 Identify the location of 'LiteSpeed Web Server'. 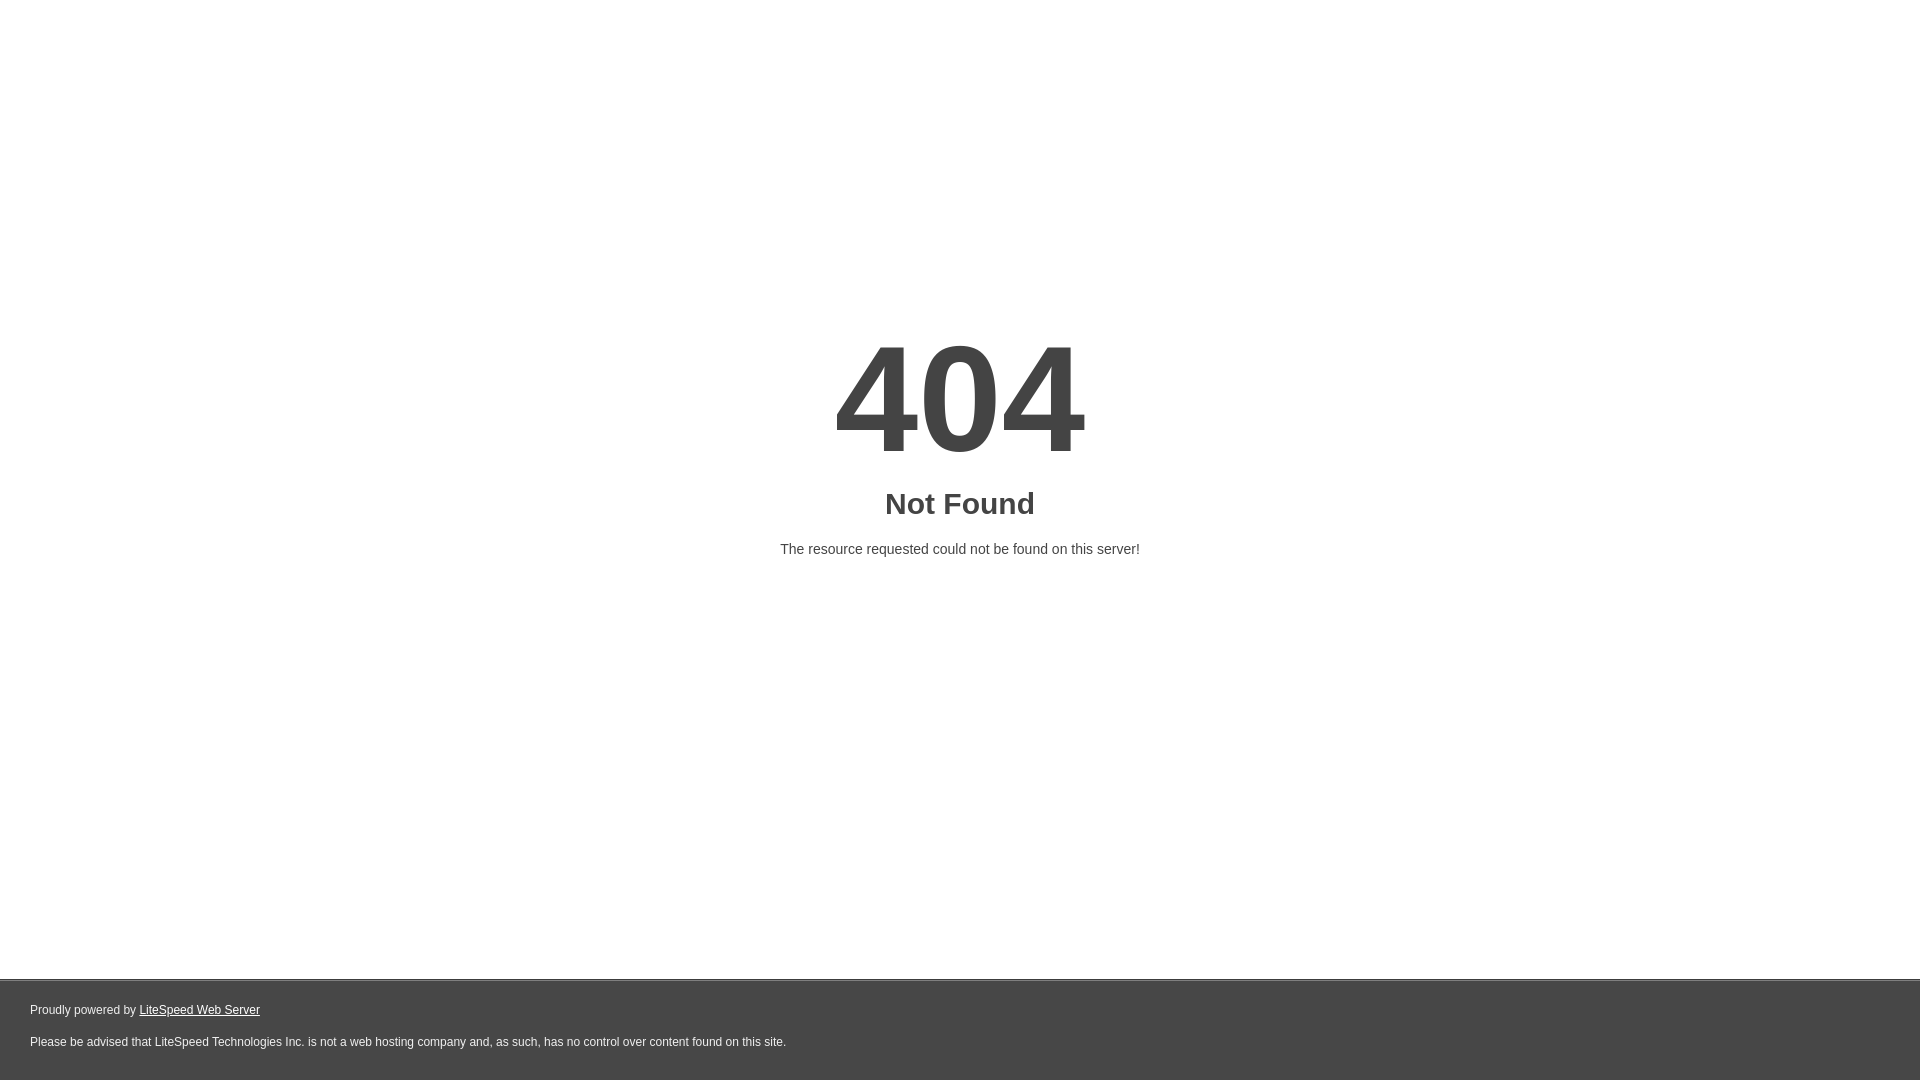
(199, 1010).